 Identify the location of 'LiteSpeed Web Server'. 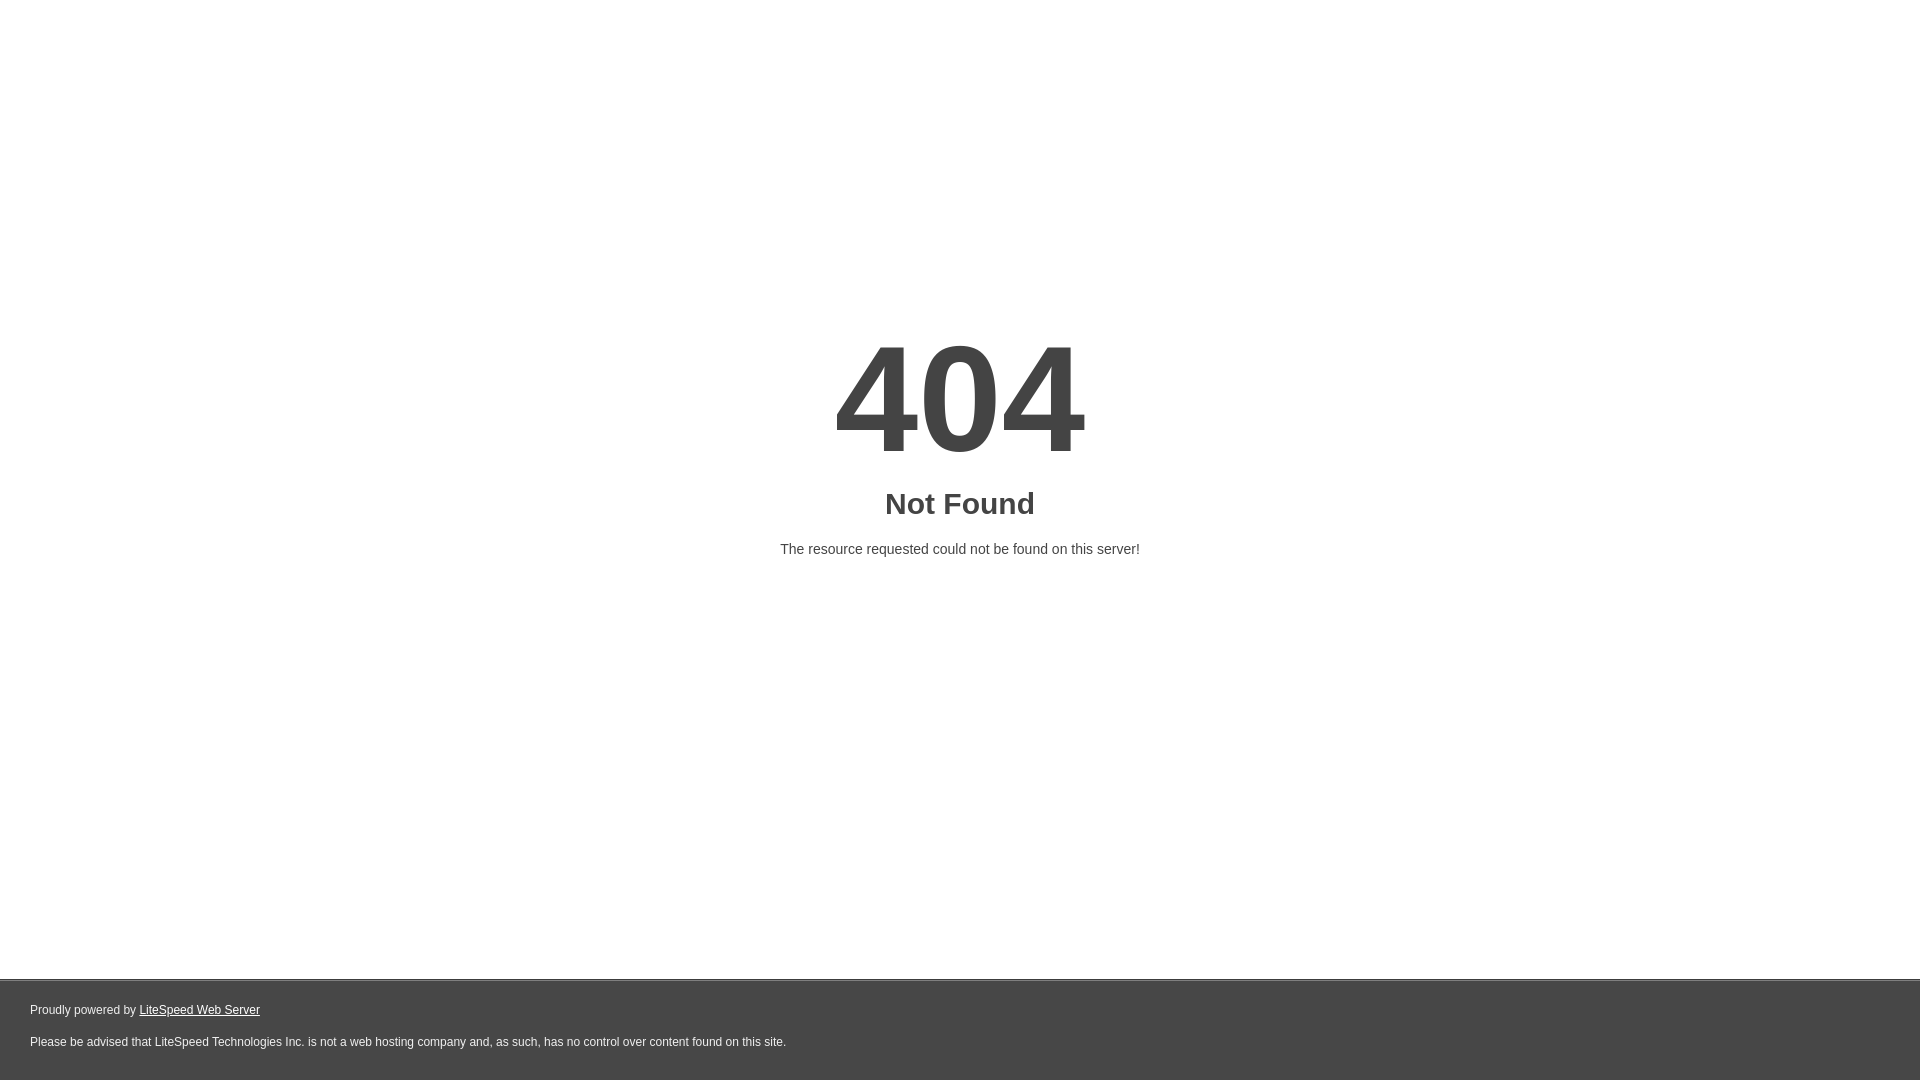
(199, 1010).